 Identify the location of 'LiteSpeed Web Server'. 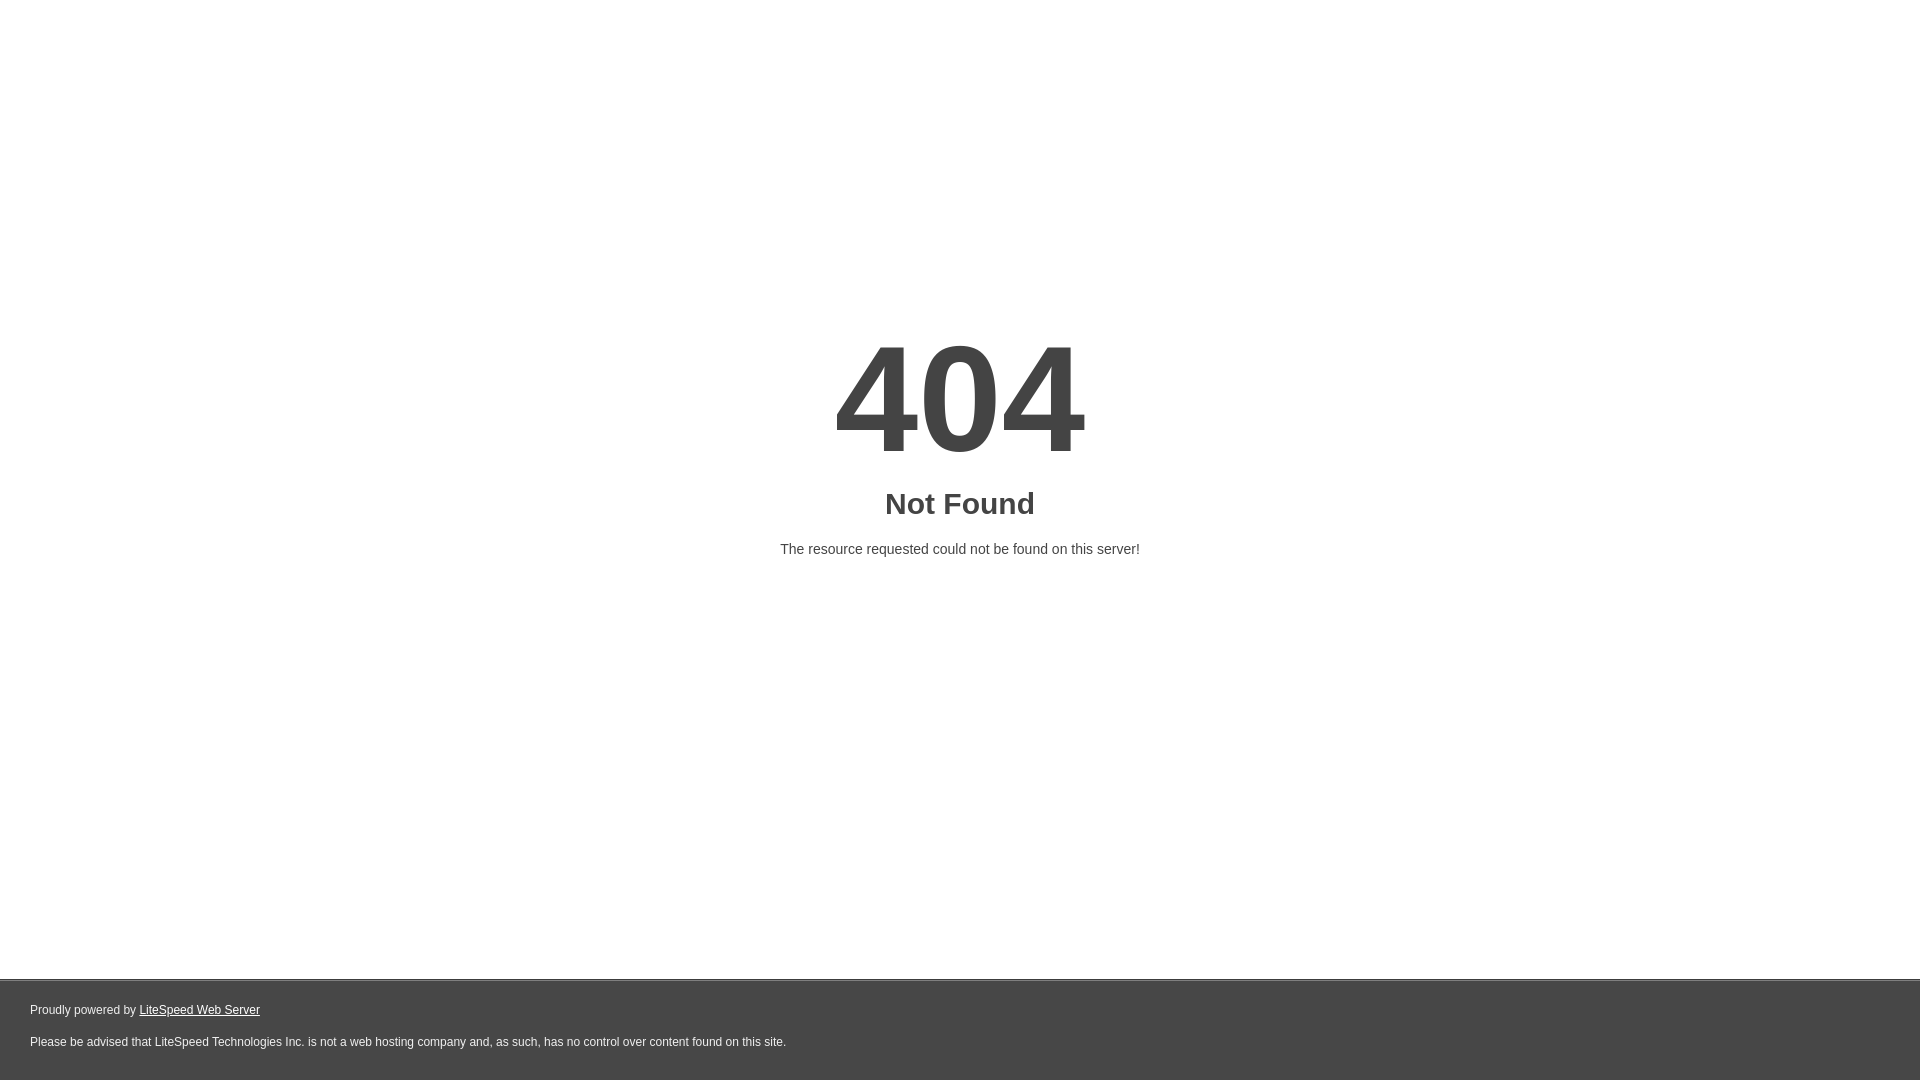
(199, 1010).